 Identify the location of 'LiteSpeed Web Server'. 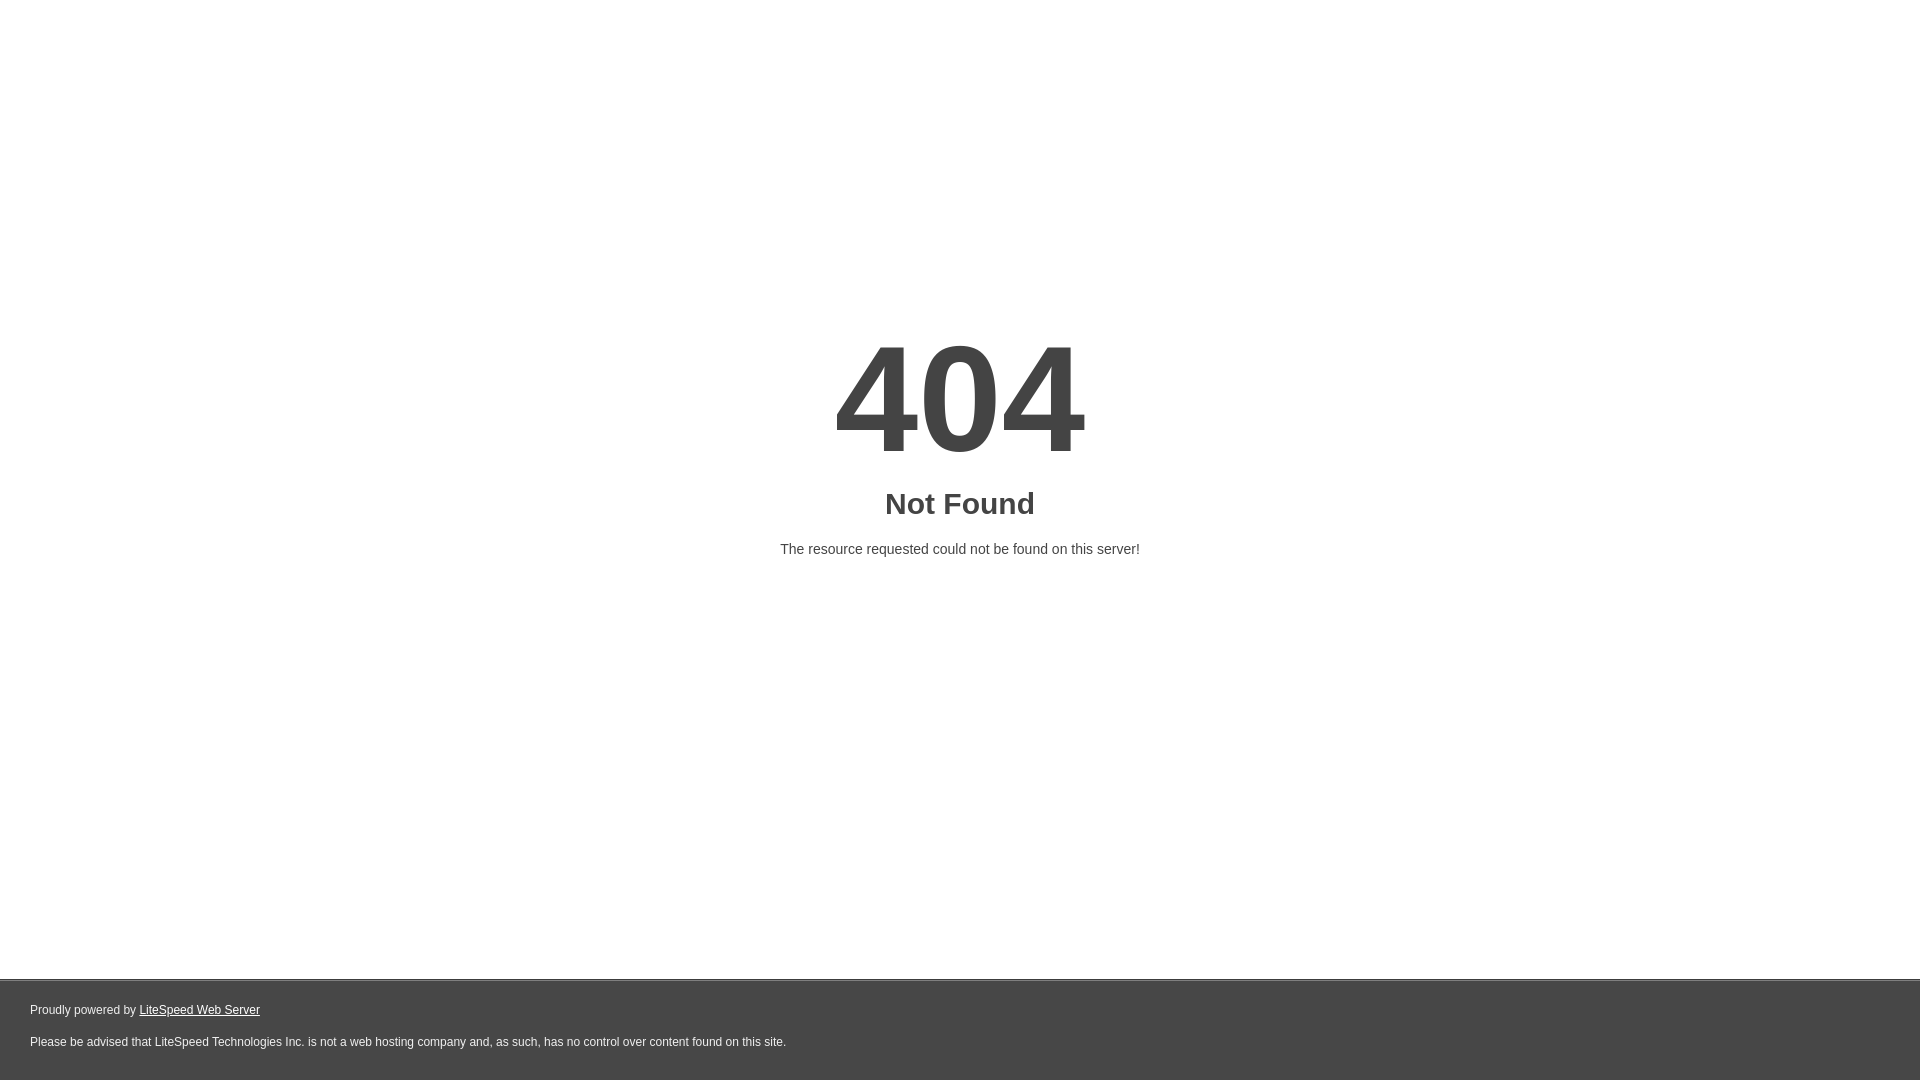
(199, 1010).